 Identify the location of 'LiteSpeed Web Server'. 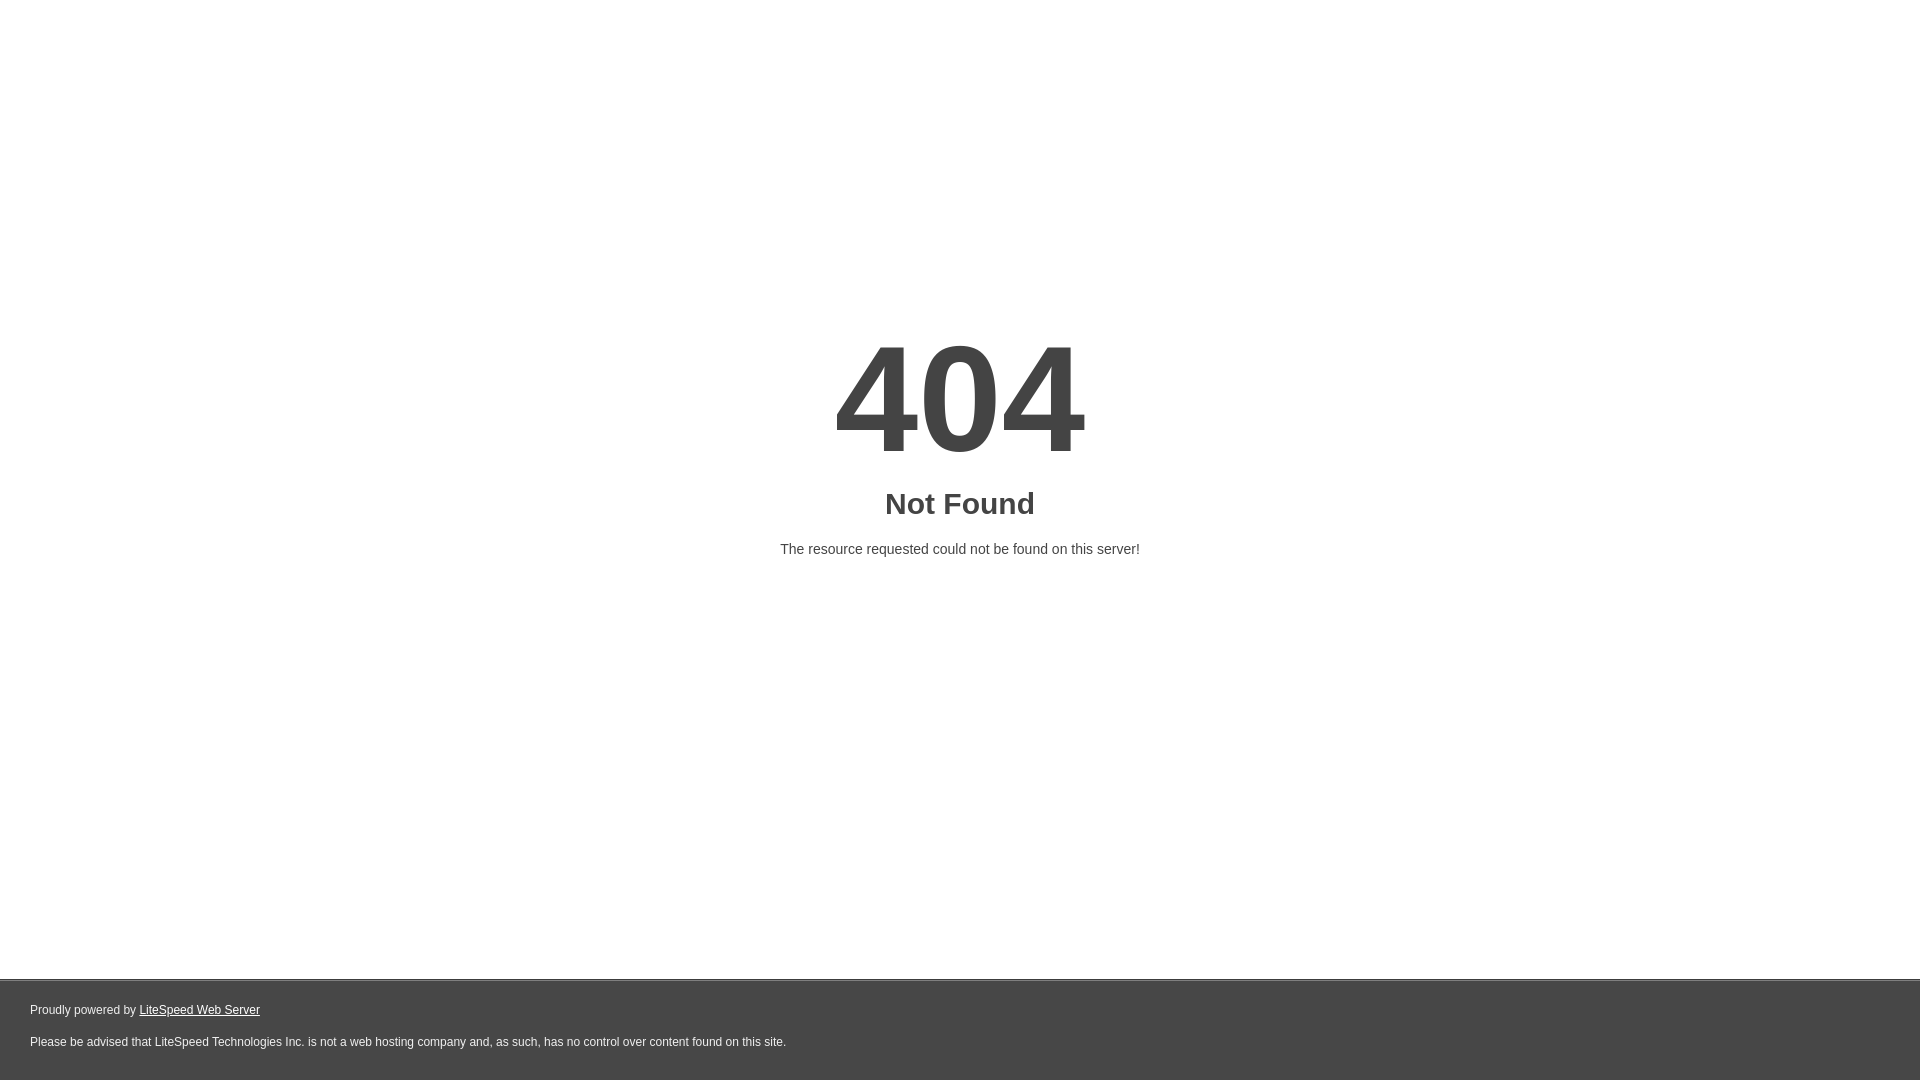
(199, 1010).